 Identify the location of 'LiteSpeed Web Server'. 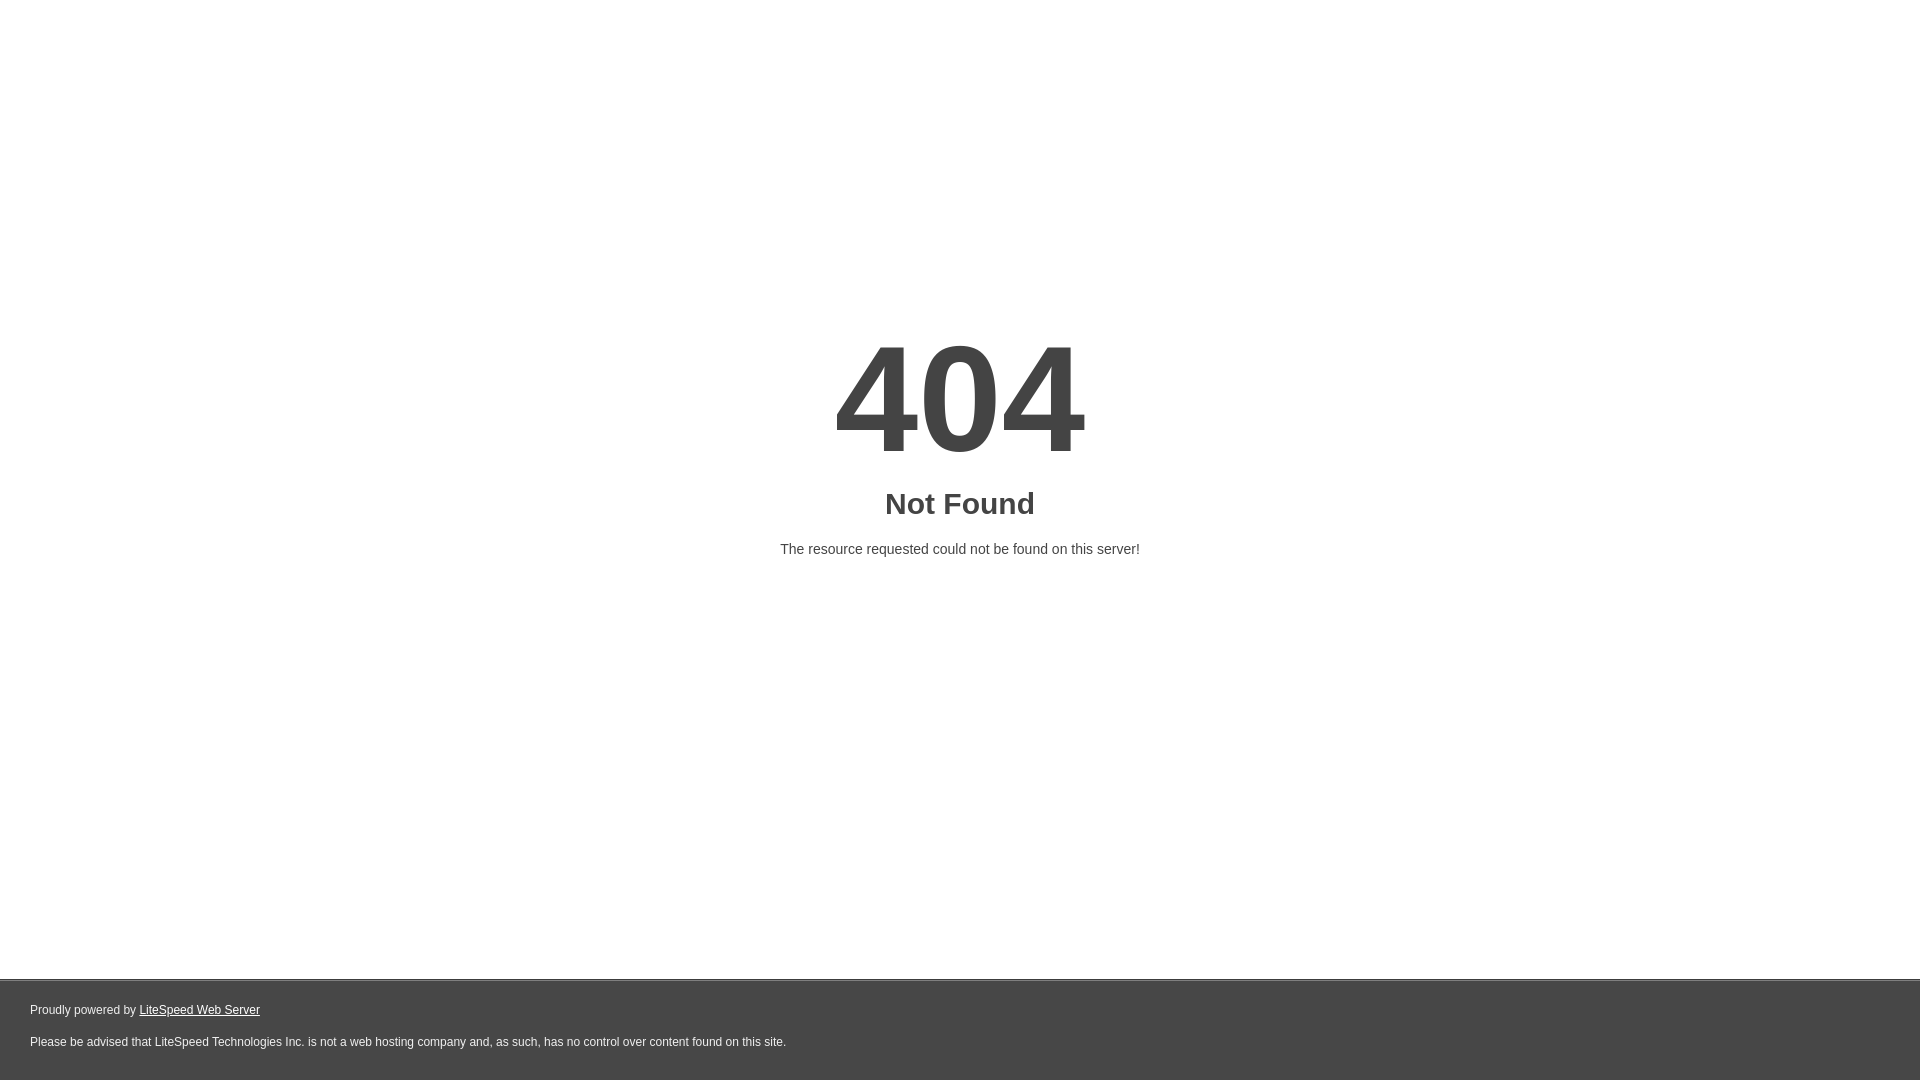
(199, 1010).